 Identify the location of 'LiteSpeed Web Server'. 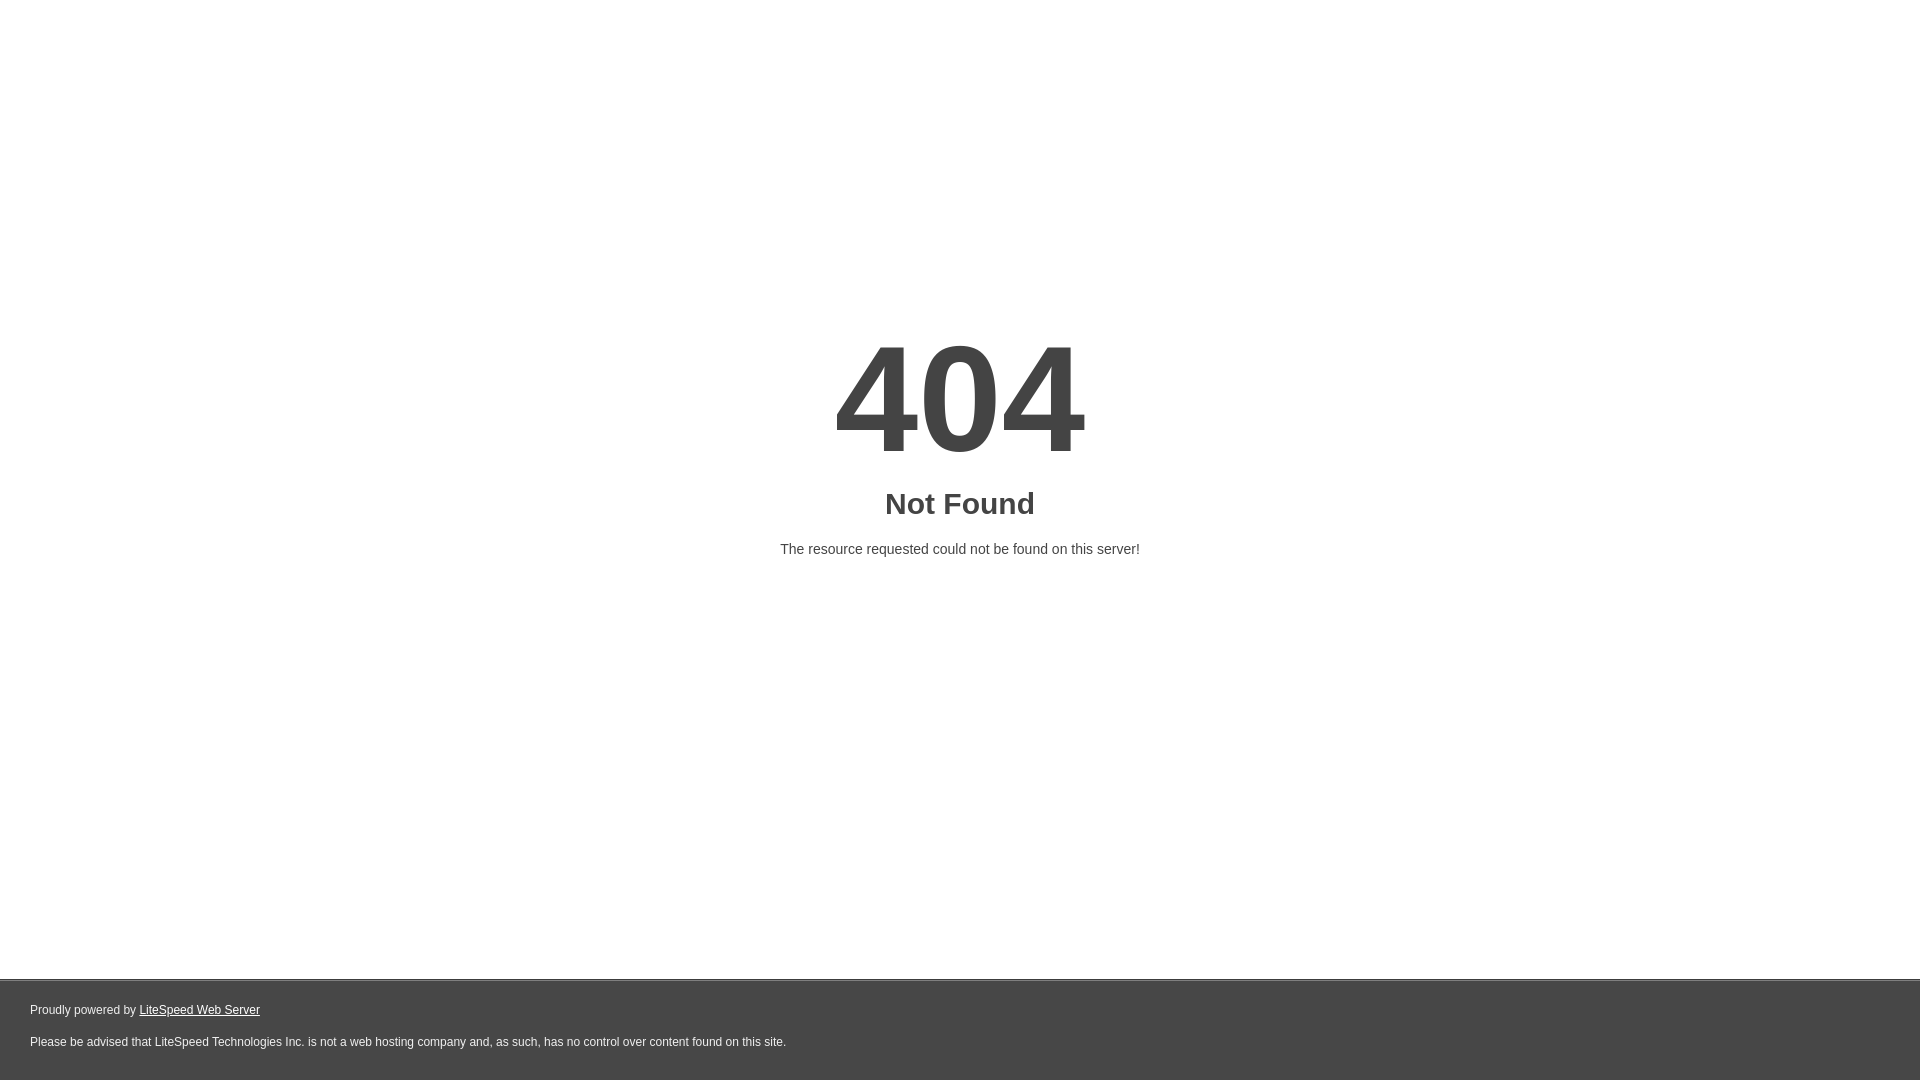
(199, 1010).